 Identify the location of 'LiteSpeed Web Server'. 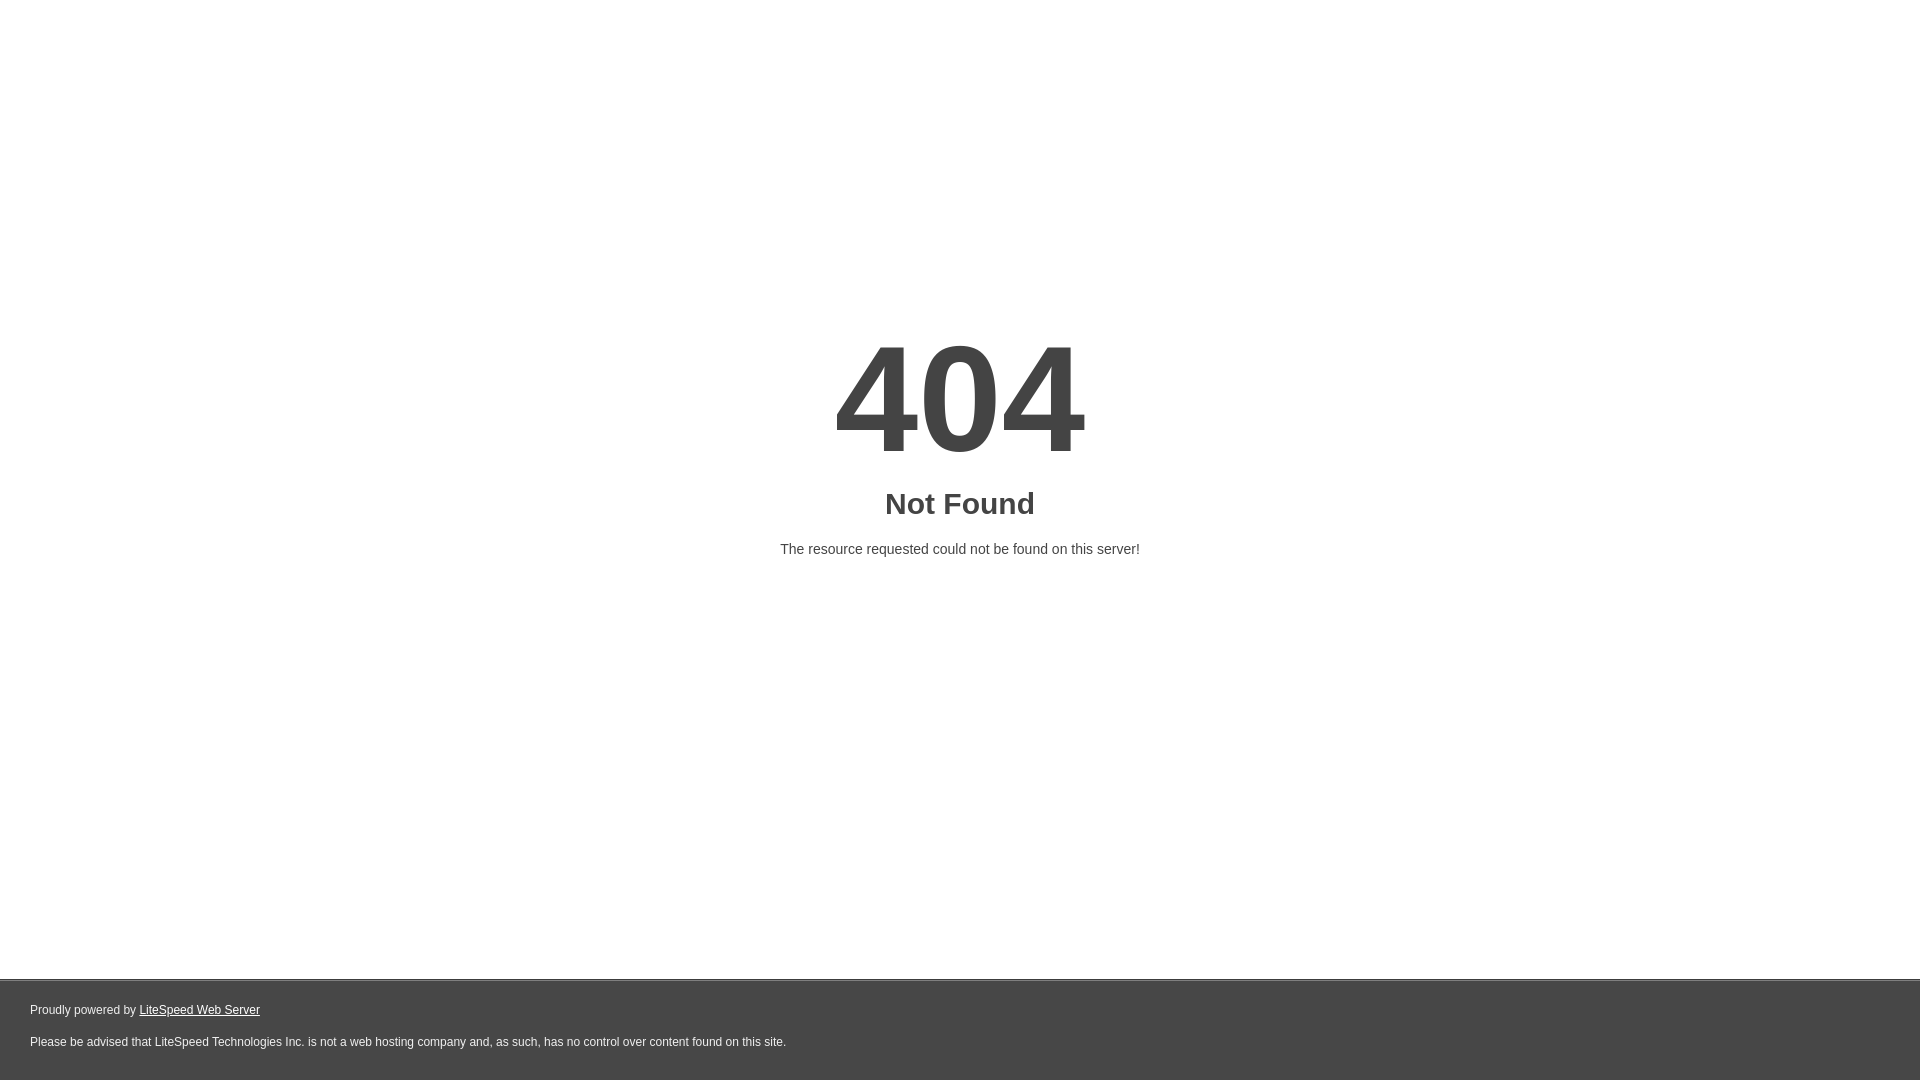
(199, 1010).